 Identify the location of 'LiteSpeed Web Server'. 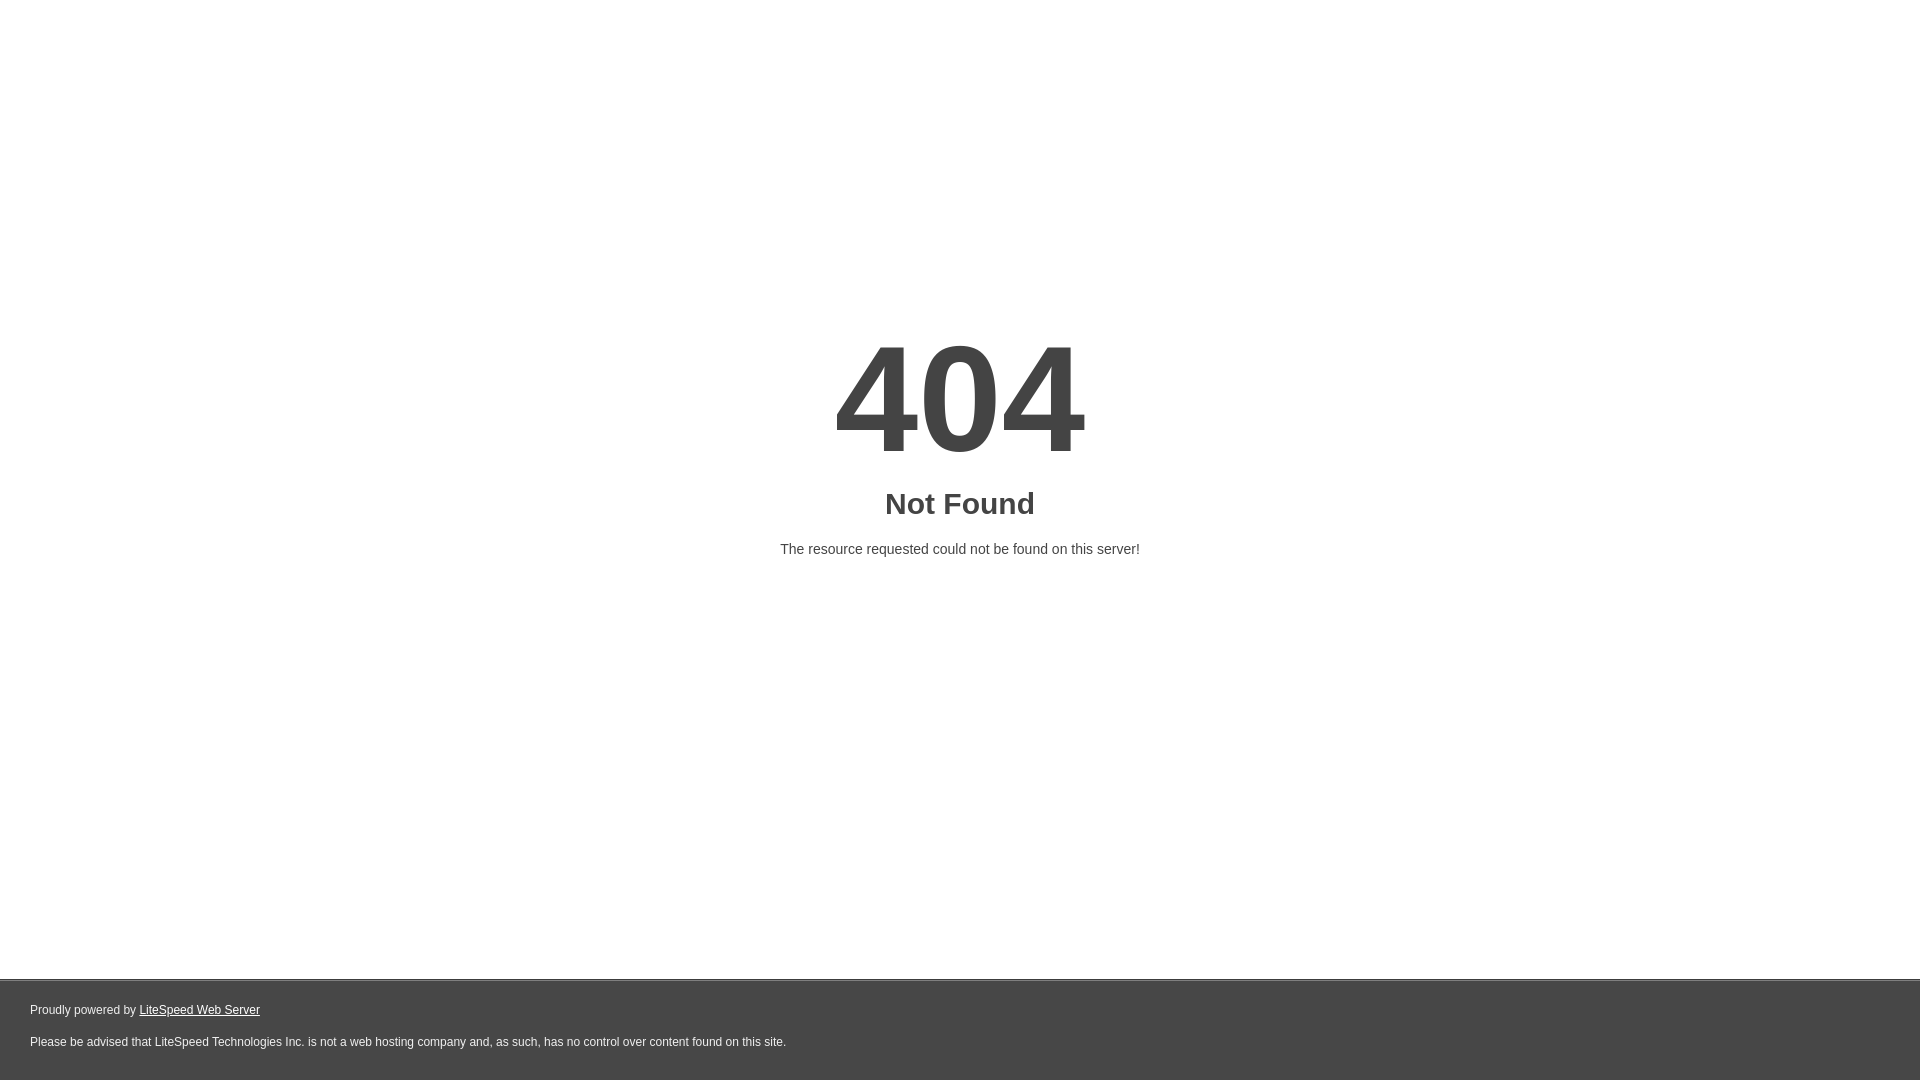
(199, 1010).